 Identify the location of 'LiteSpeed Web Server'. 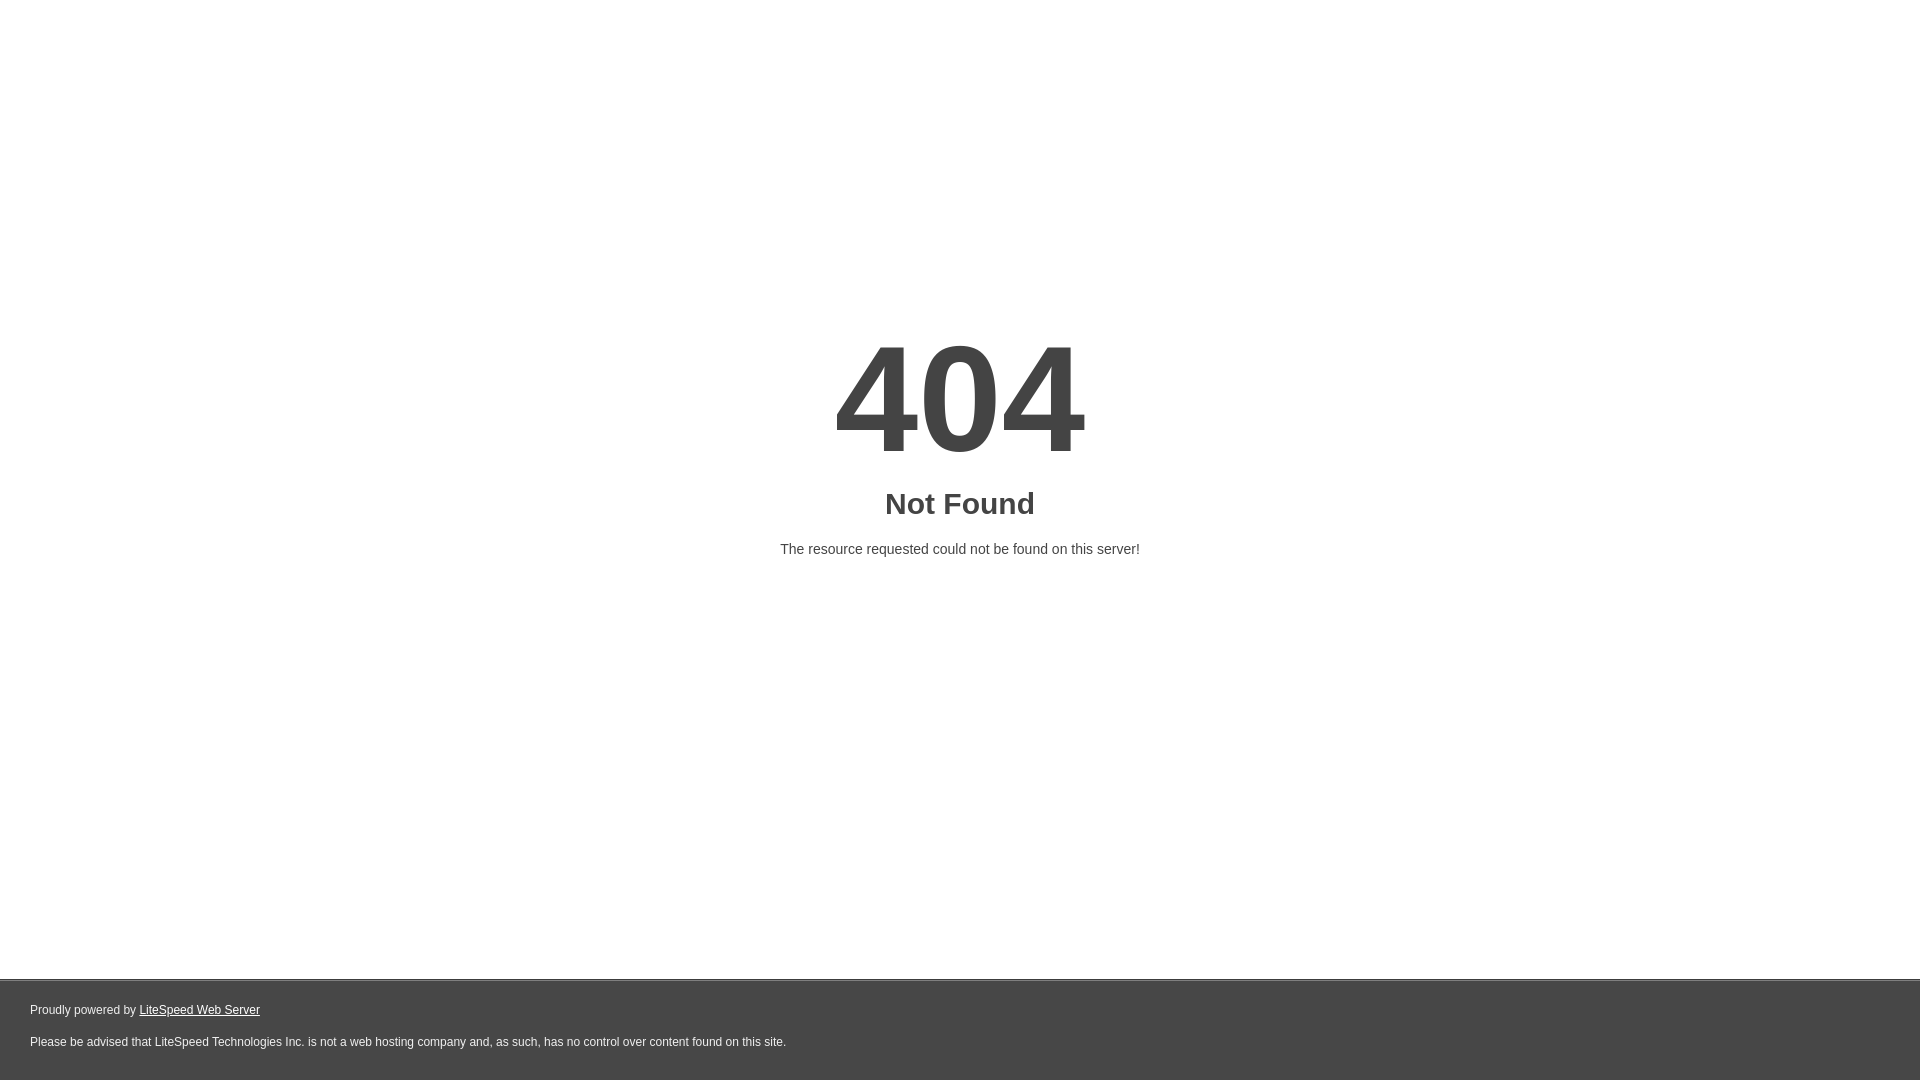
(199, 1010).